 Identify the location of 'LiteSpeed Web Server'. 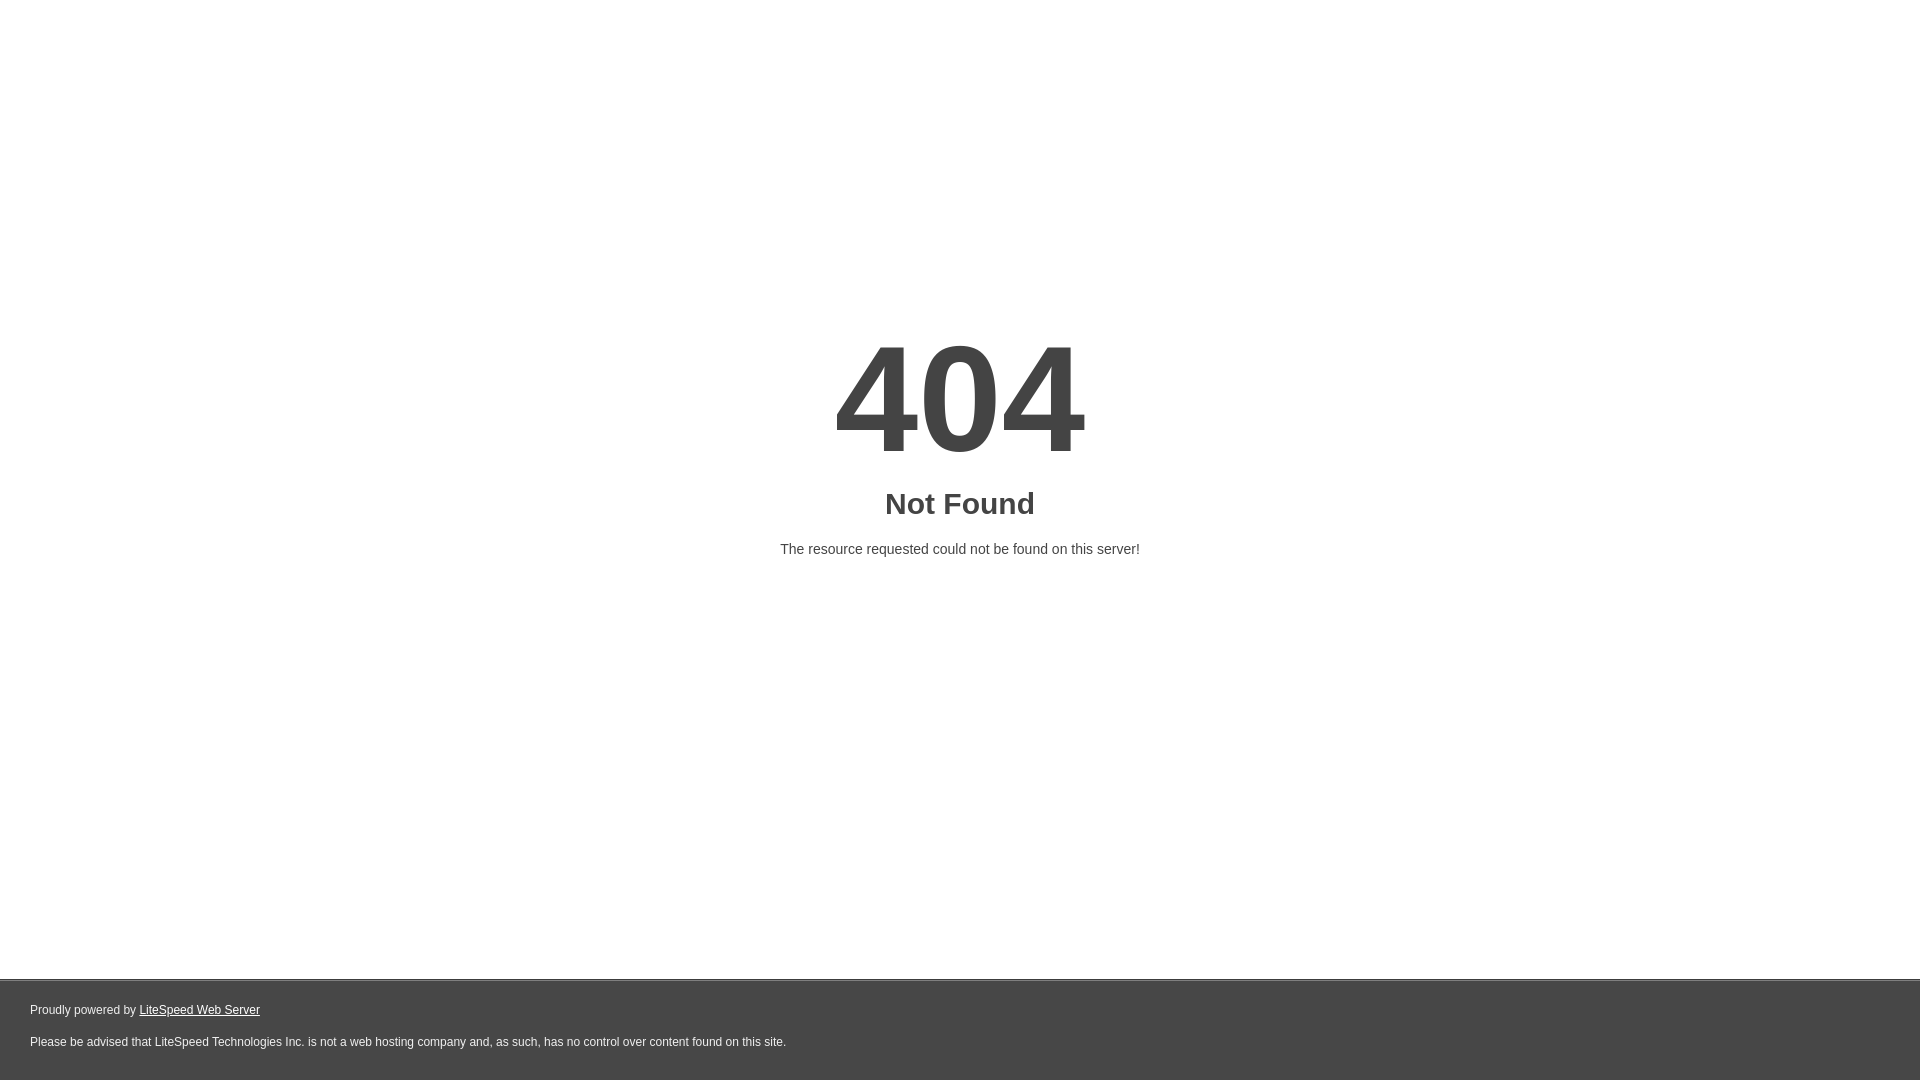
(199, 1010).